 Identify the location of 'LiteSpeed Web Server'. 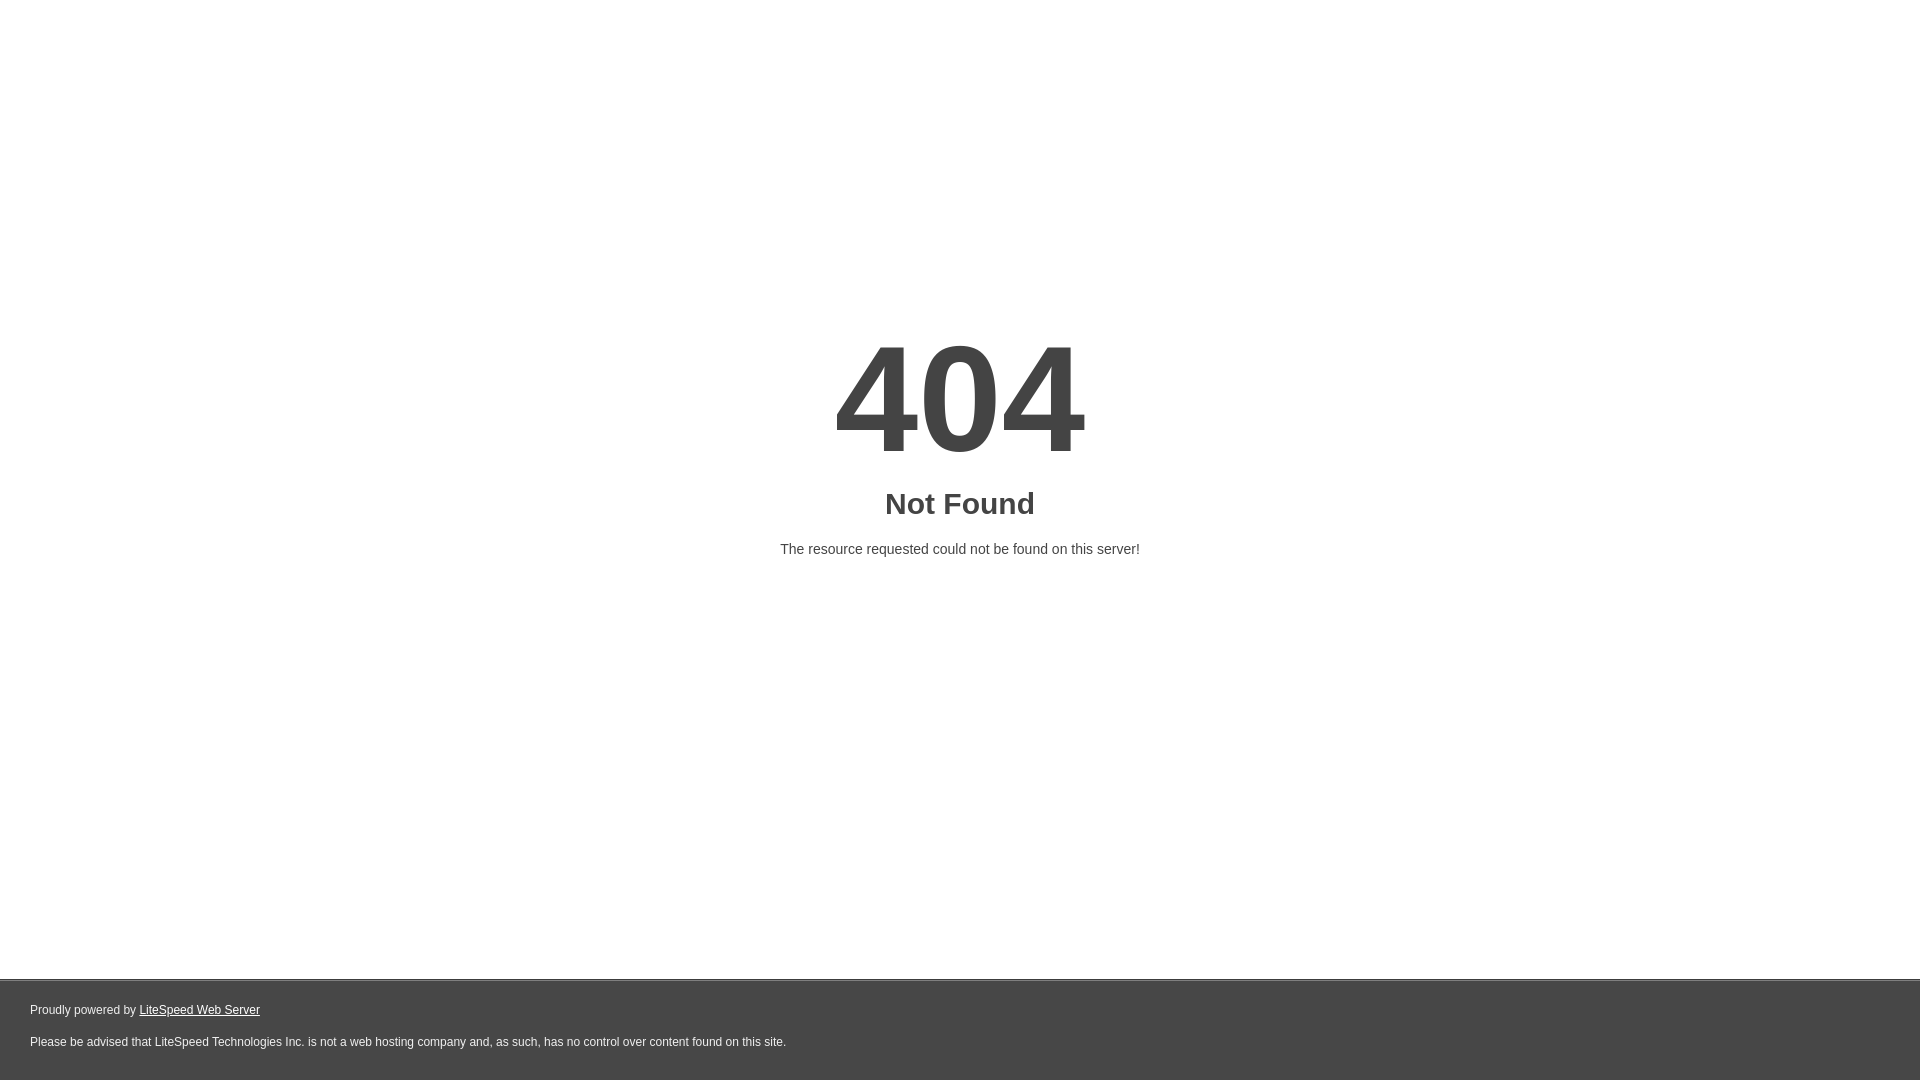
(199, 1010).